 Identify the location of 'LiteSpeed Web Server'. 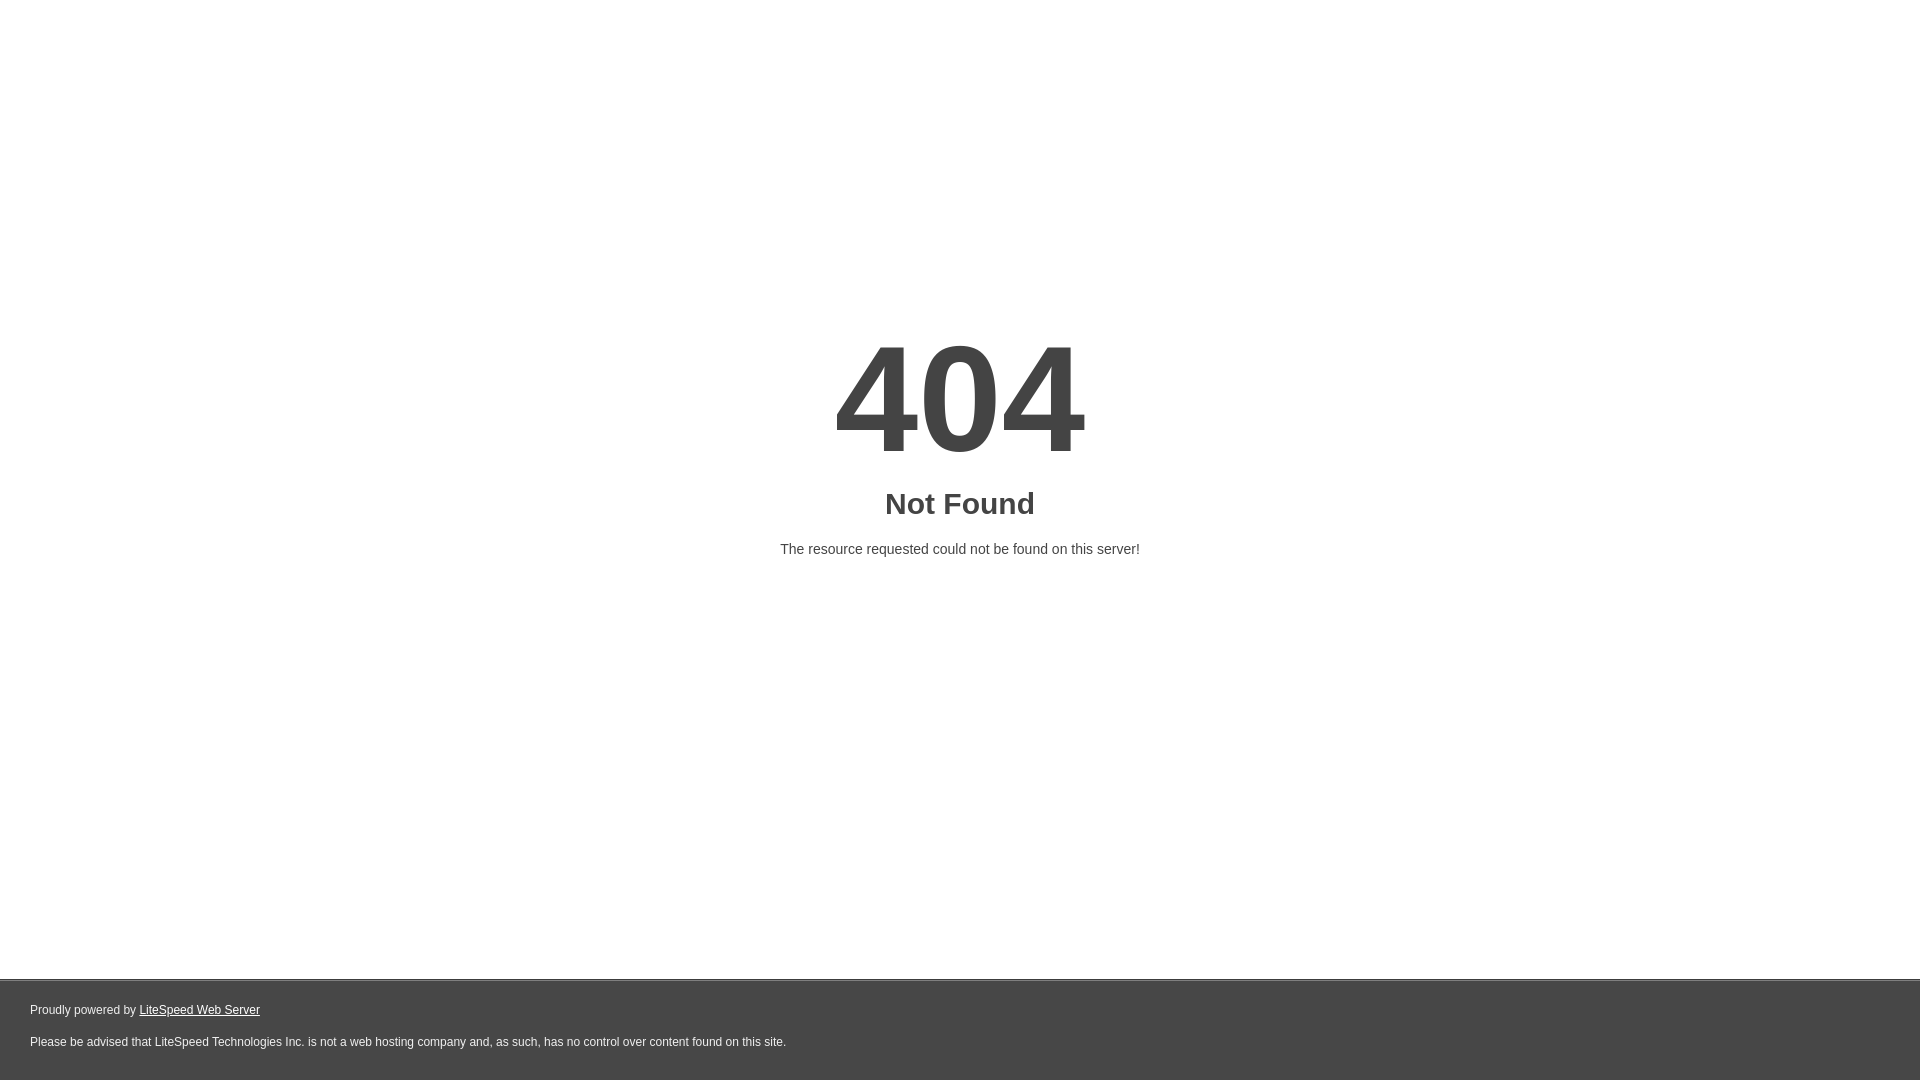
(199, 1010).